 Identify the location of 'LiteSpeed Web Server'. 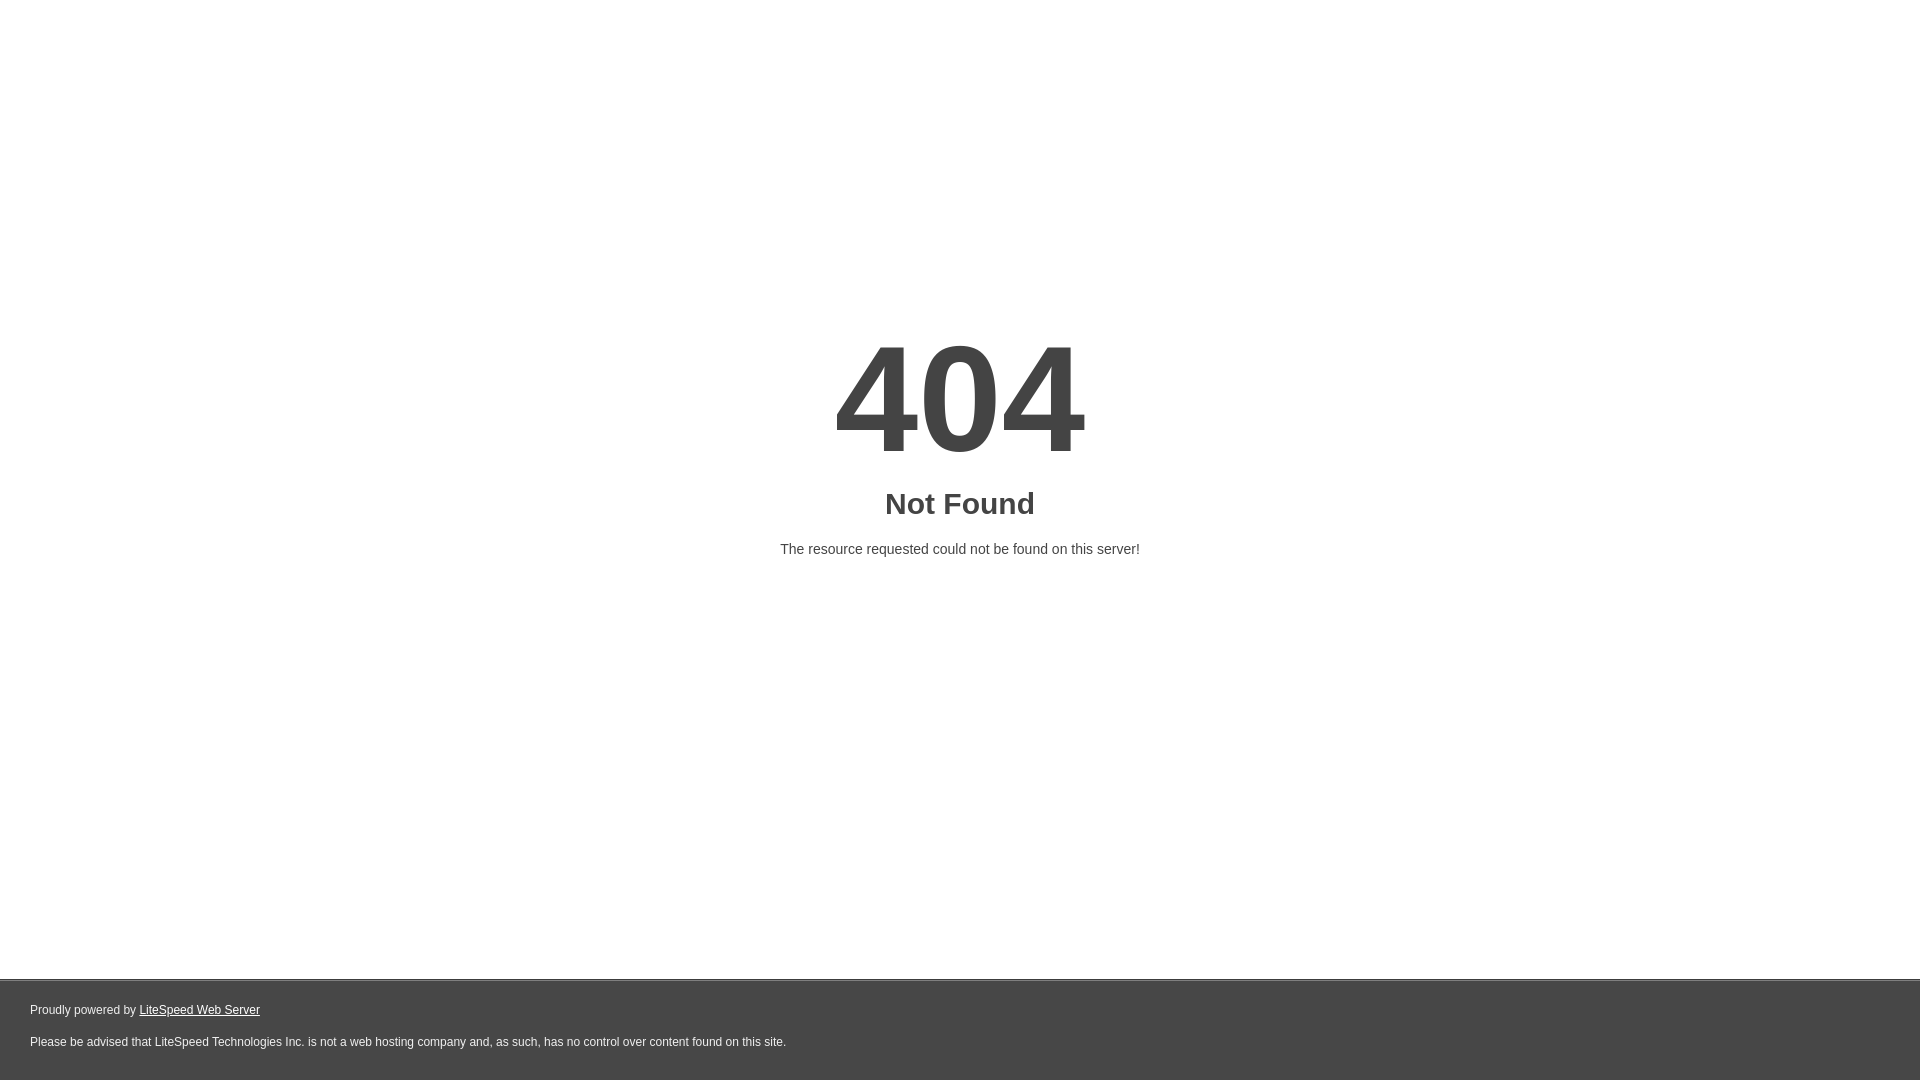
(199, 1010).